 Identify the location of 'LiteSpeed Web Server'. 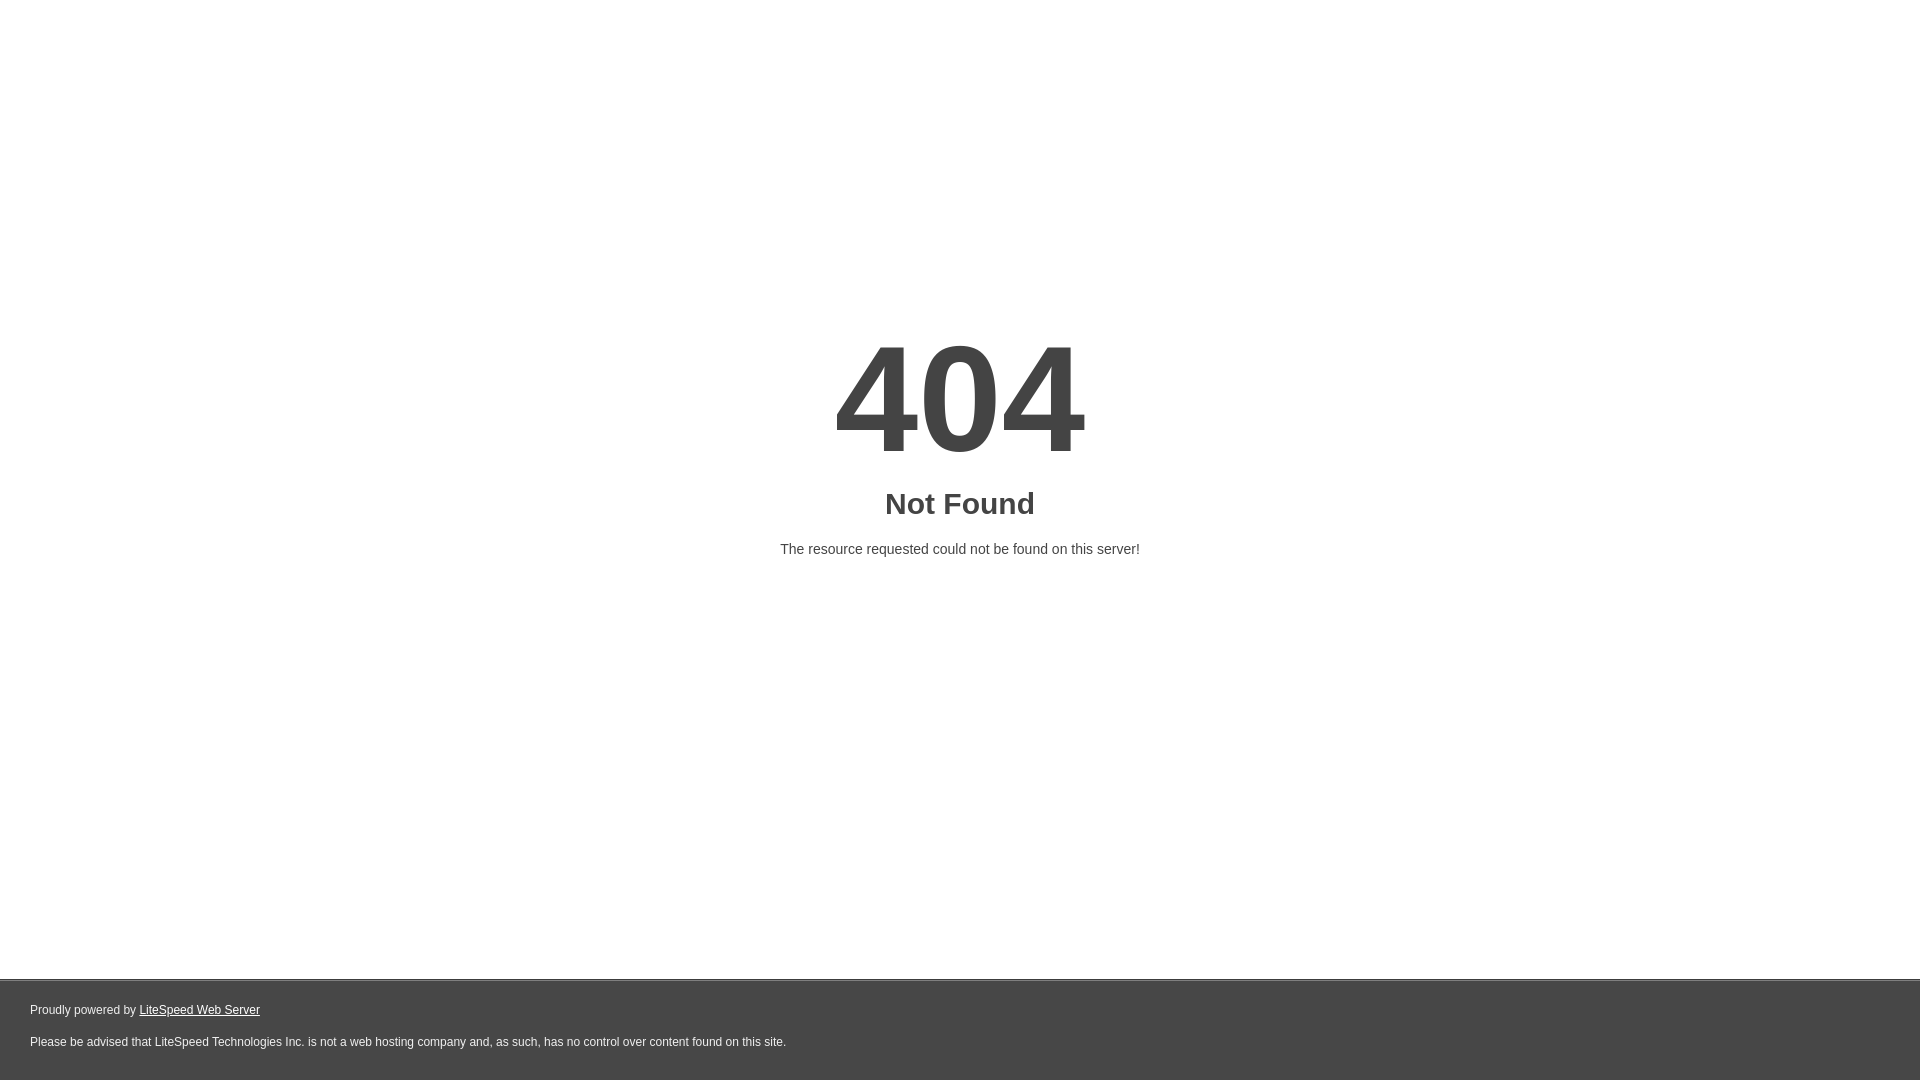
(199, 1010).